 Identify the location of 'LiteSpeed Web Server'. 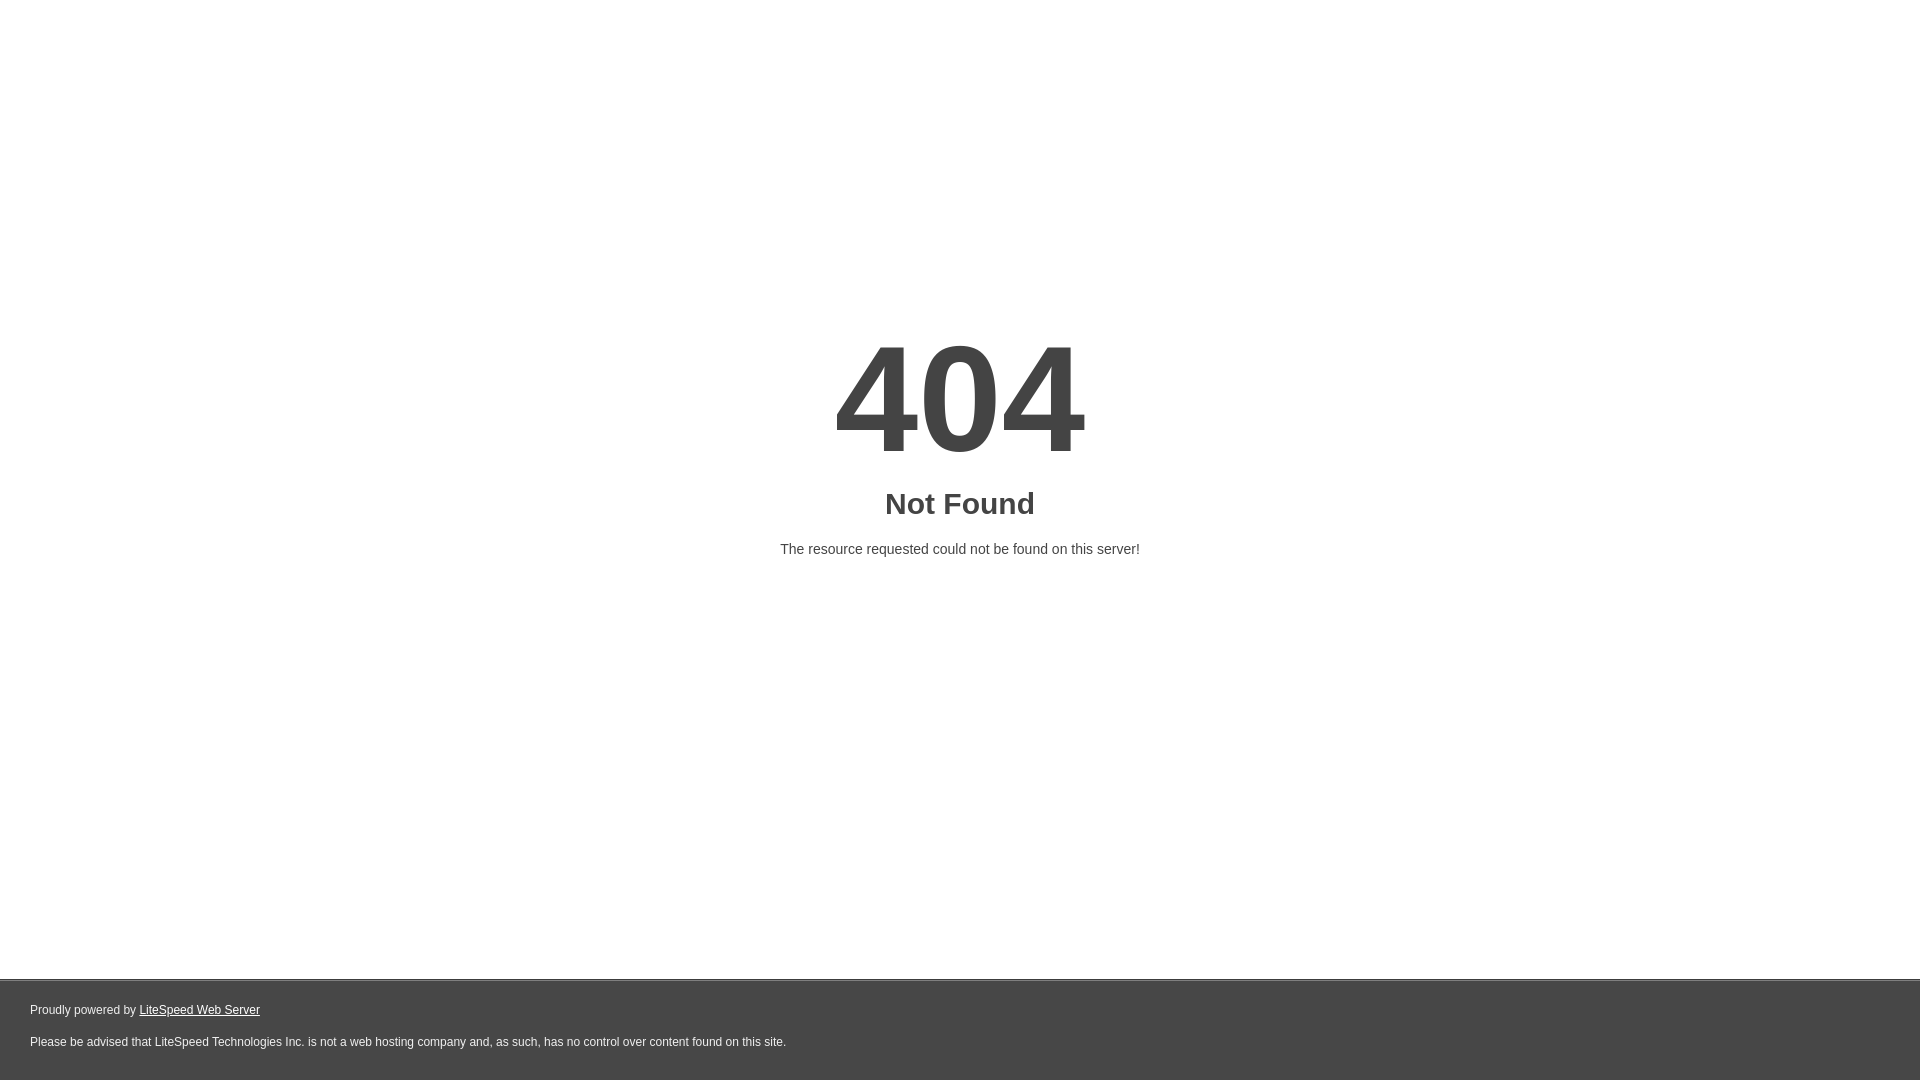
(199, 1010).